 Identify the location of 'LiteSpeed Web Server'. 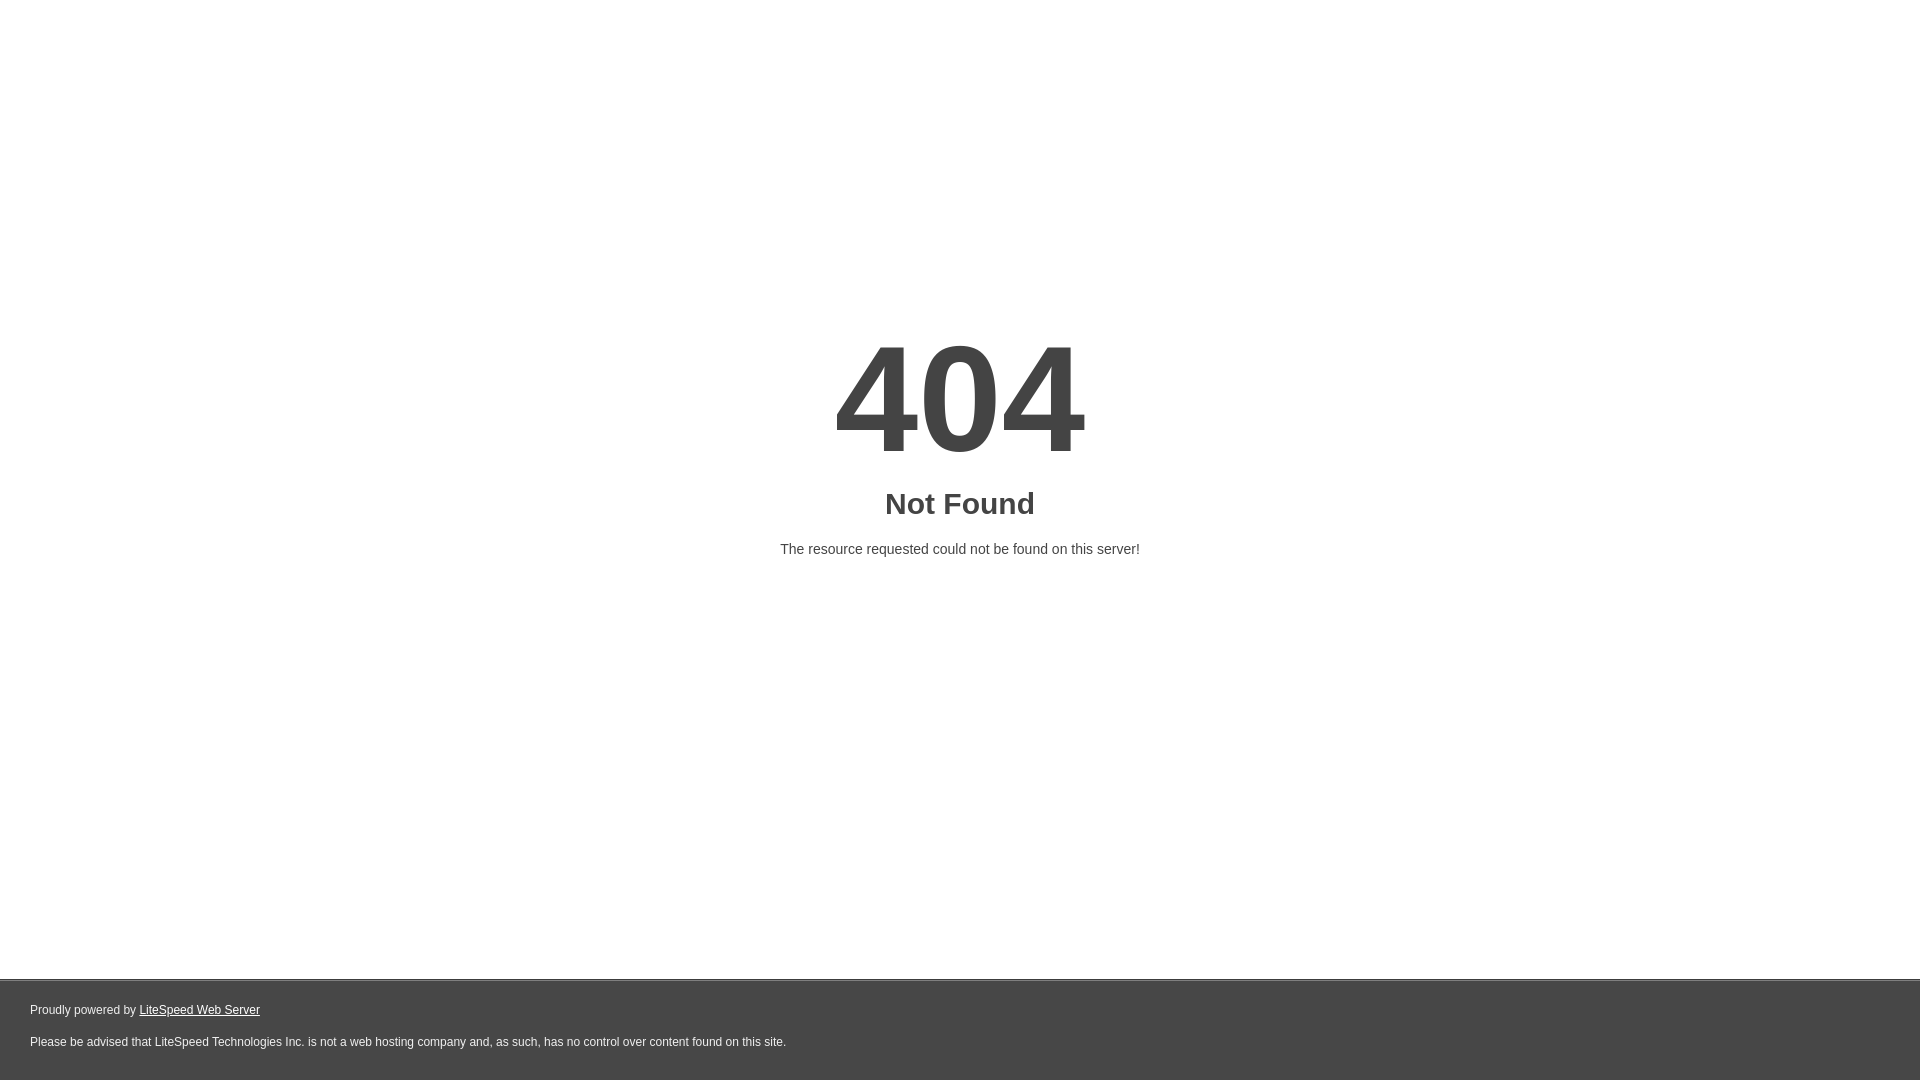
(199, 1010).